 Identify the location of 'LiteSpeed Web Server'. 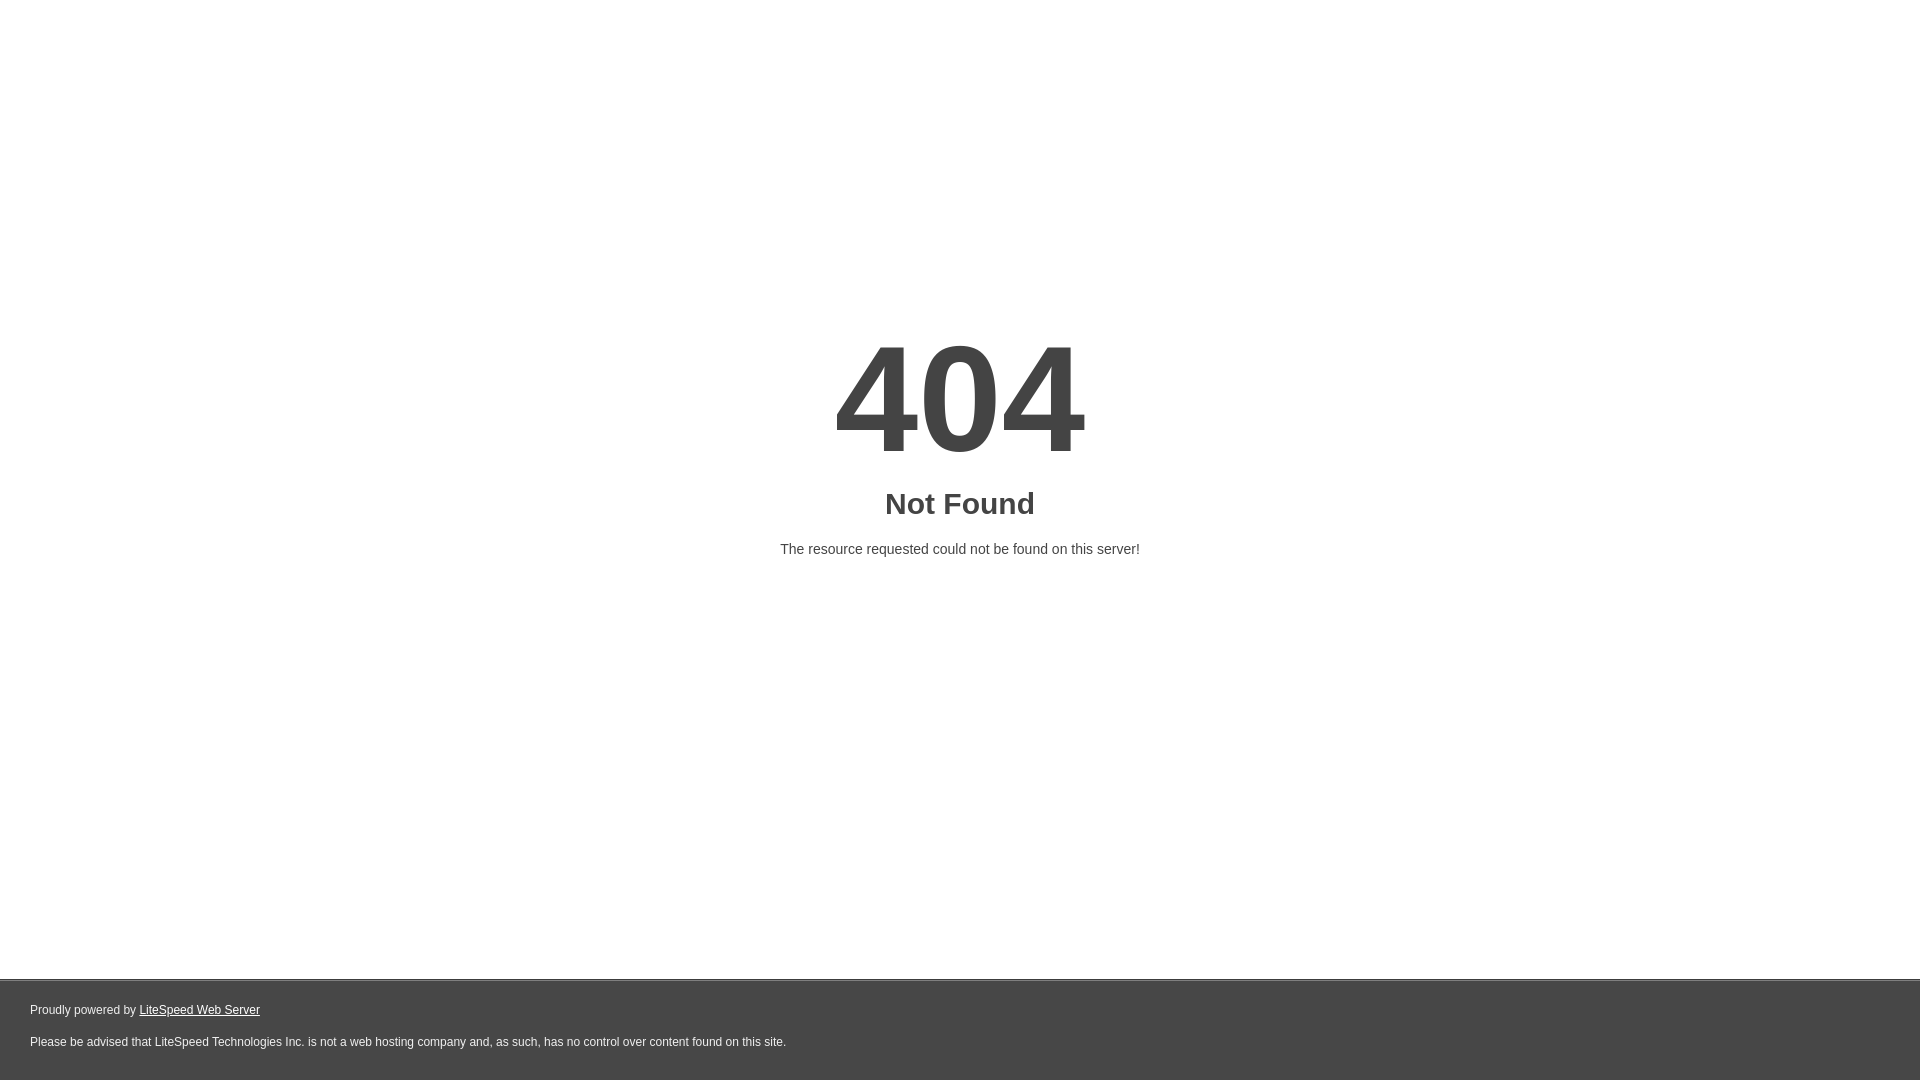
(199, 1010).